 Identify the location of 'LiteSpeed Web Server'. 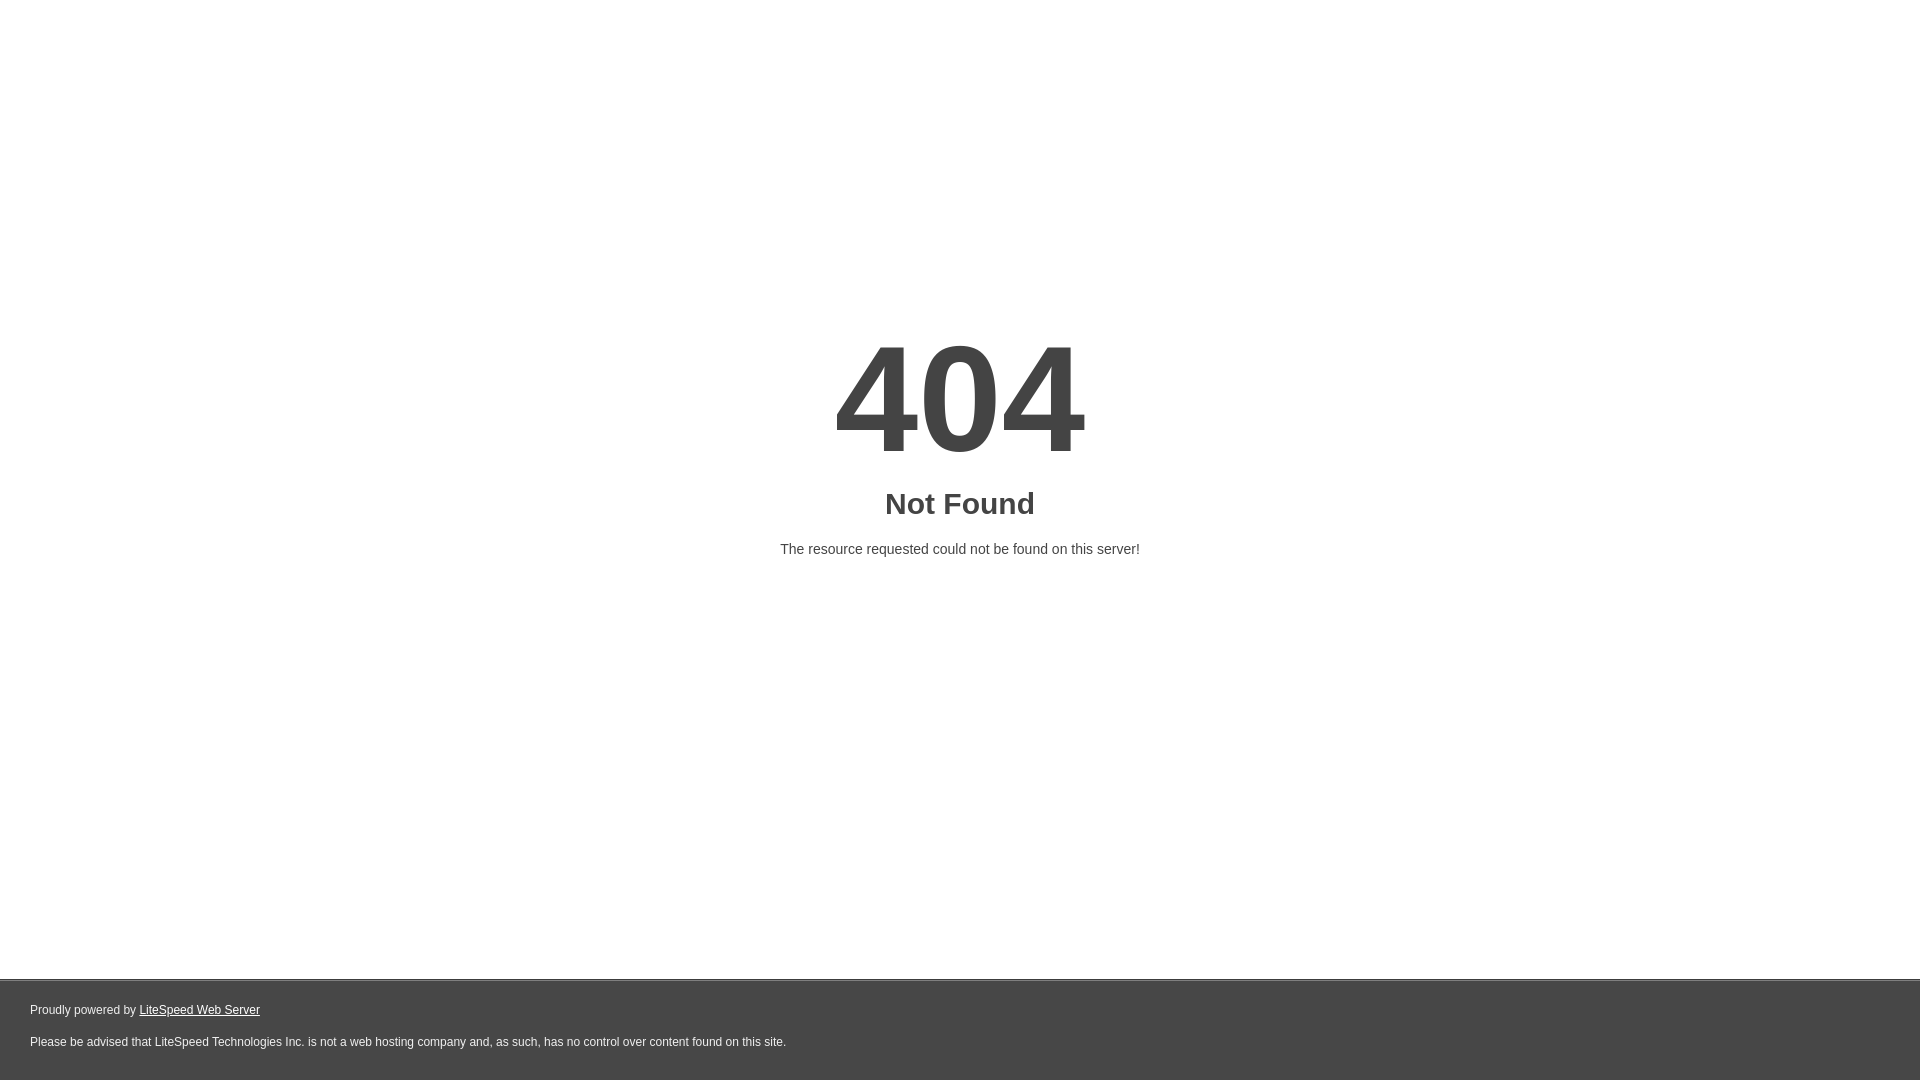
(199, 1010).